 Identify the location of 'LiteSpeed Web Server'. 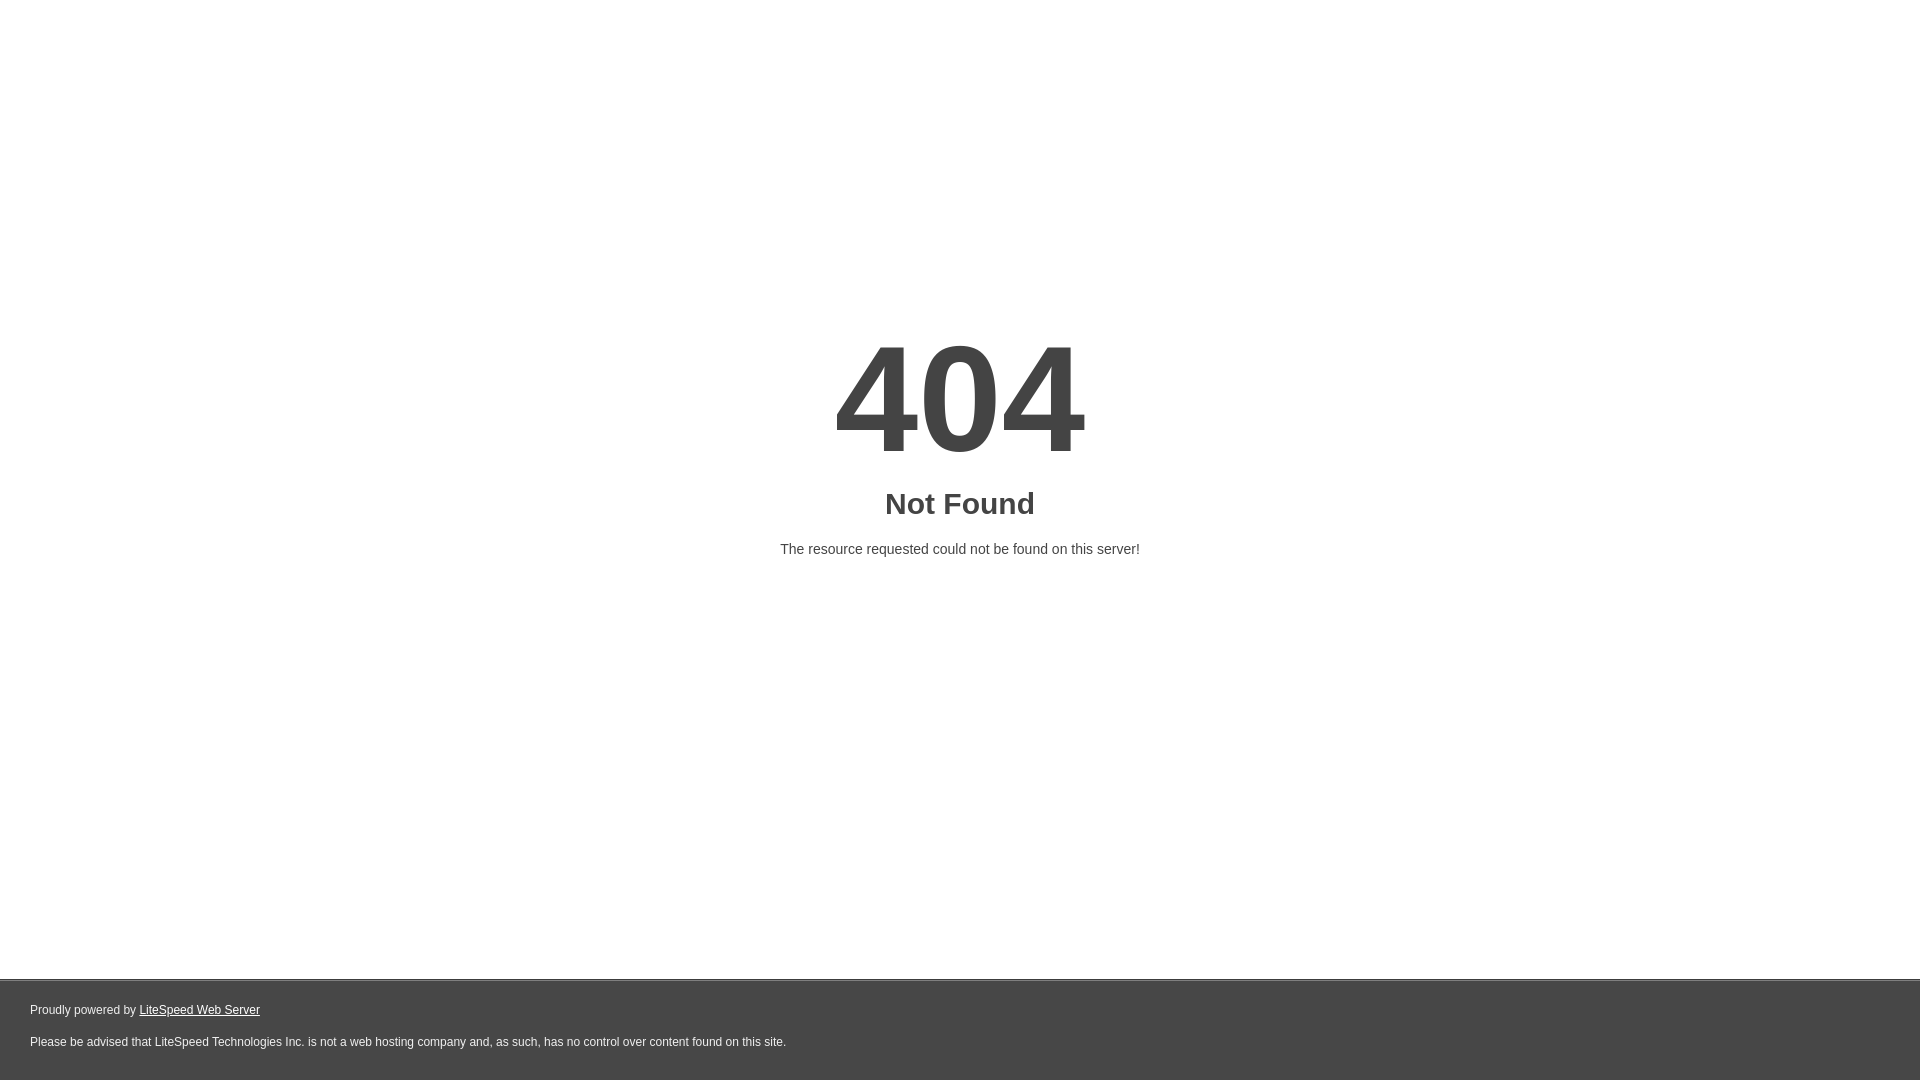
(199, 1010).